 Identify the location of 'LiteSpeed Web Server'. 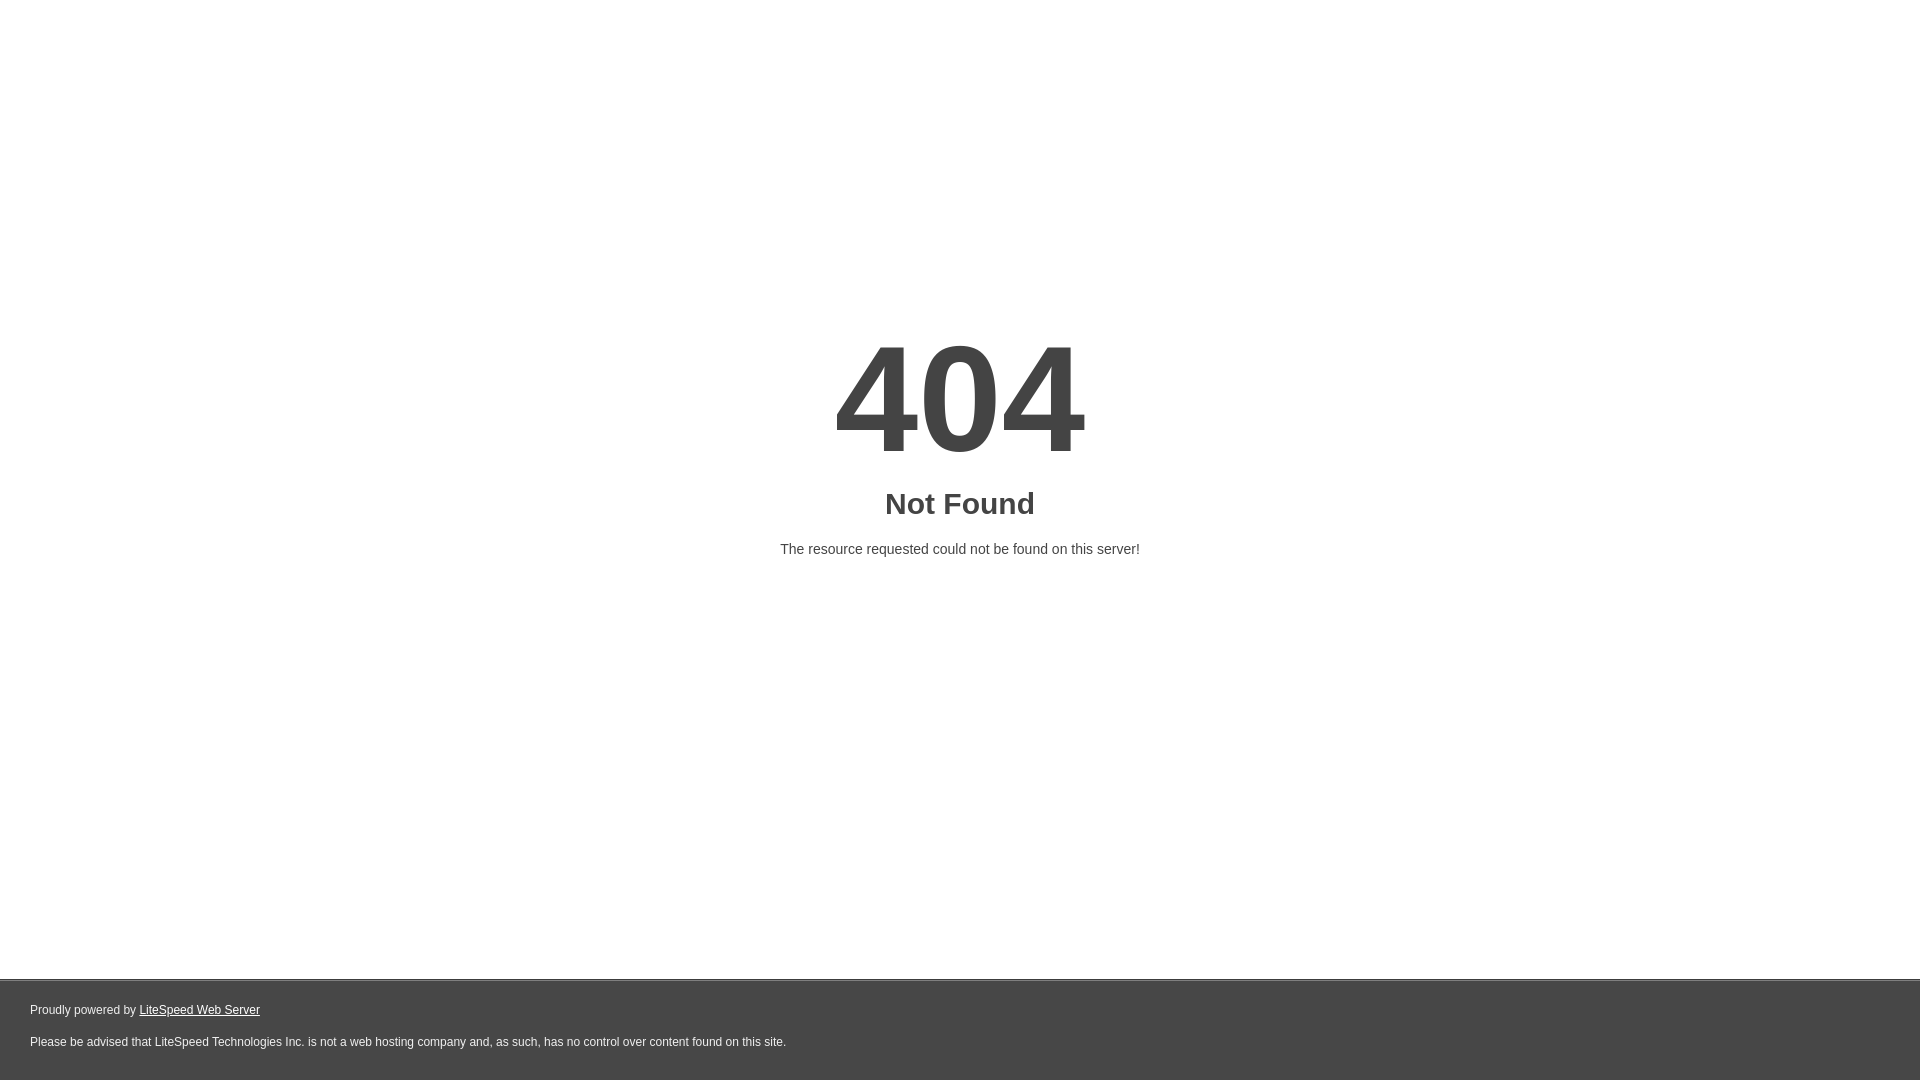
(199, 1010).